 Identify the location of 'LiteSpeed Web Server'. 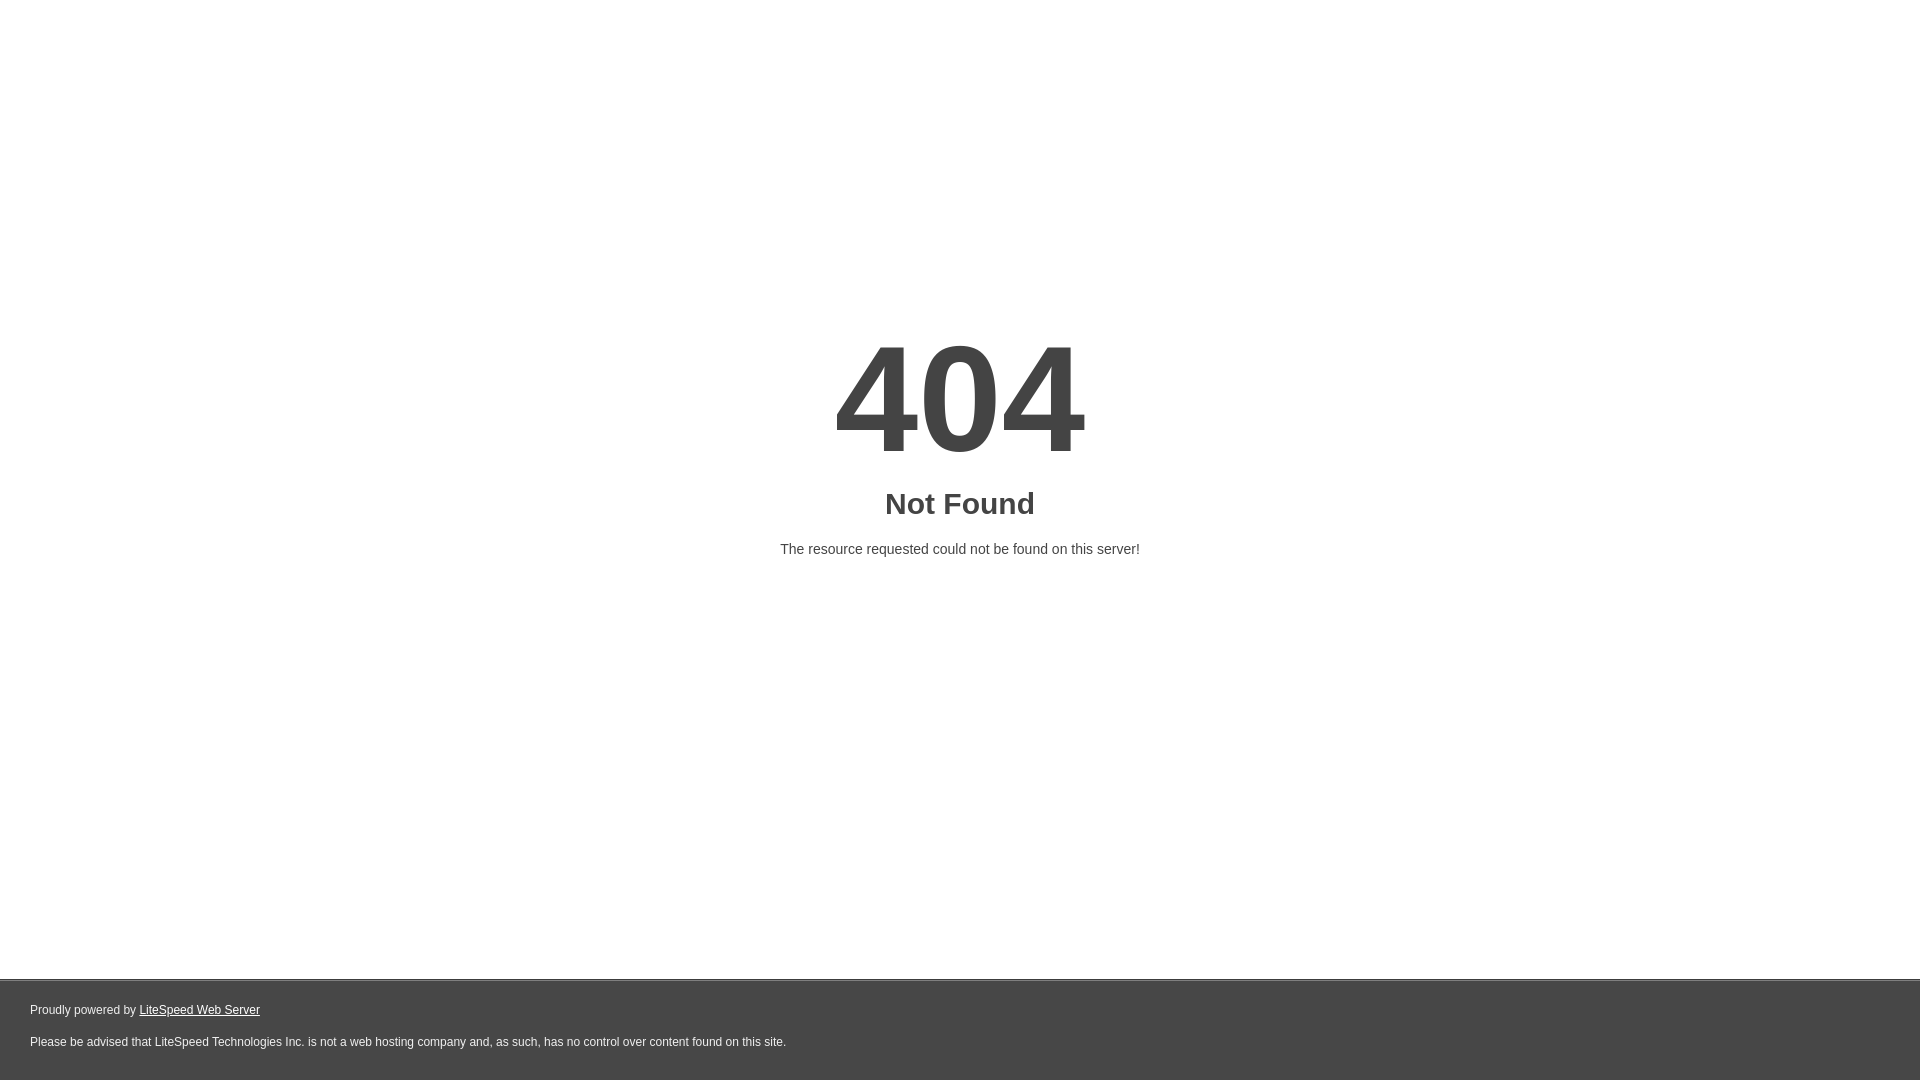
(199, 1010).